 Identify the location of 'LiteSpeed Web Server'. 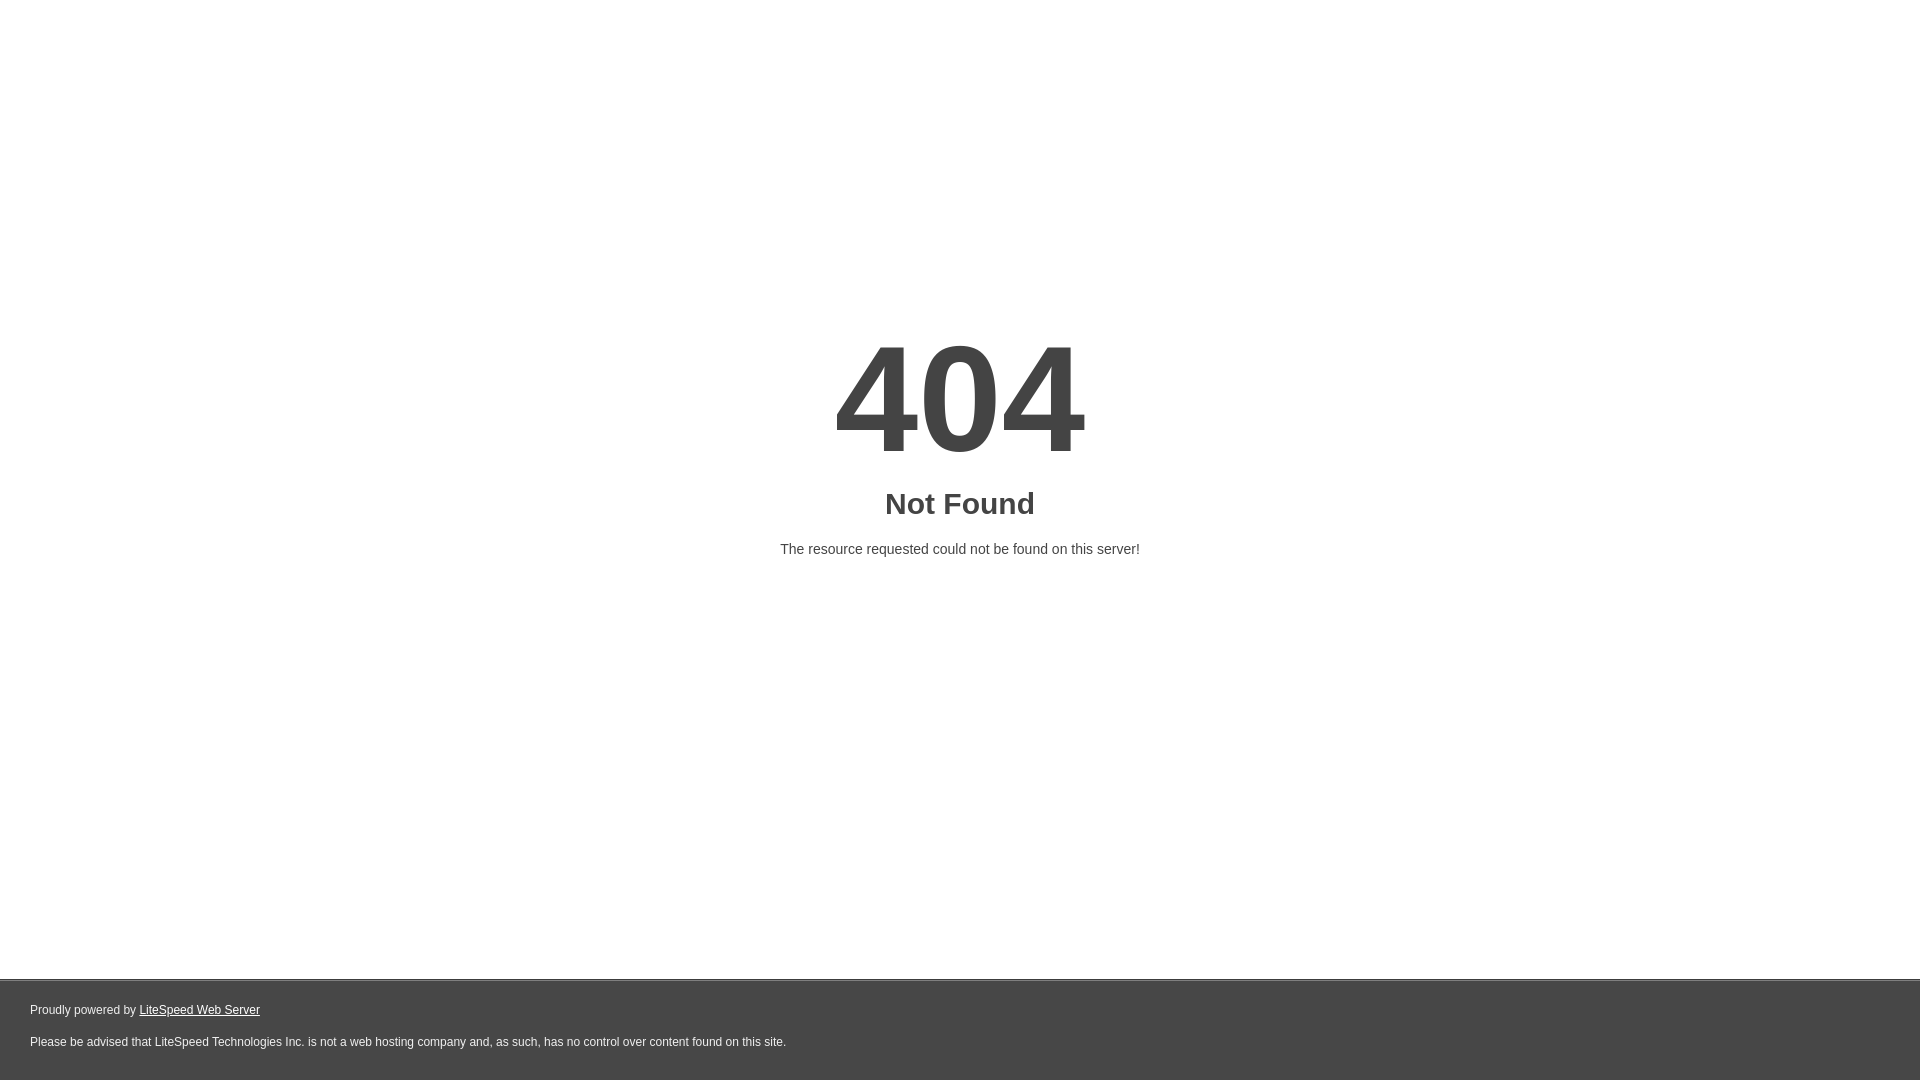
(199, 1010).